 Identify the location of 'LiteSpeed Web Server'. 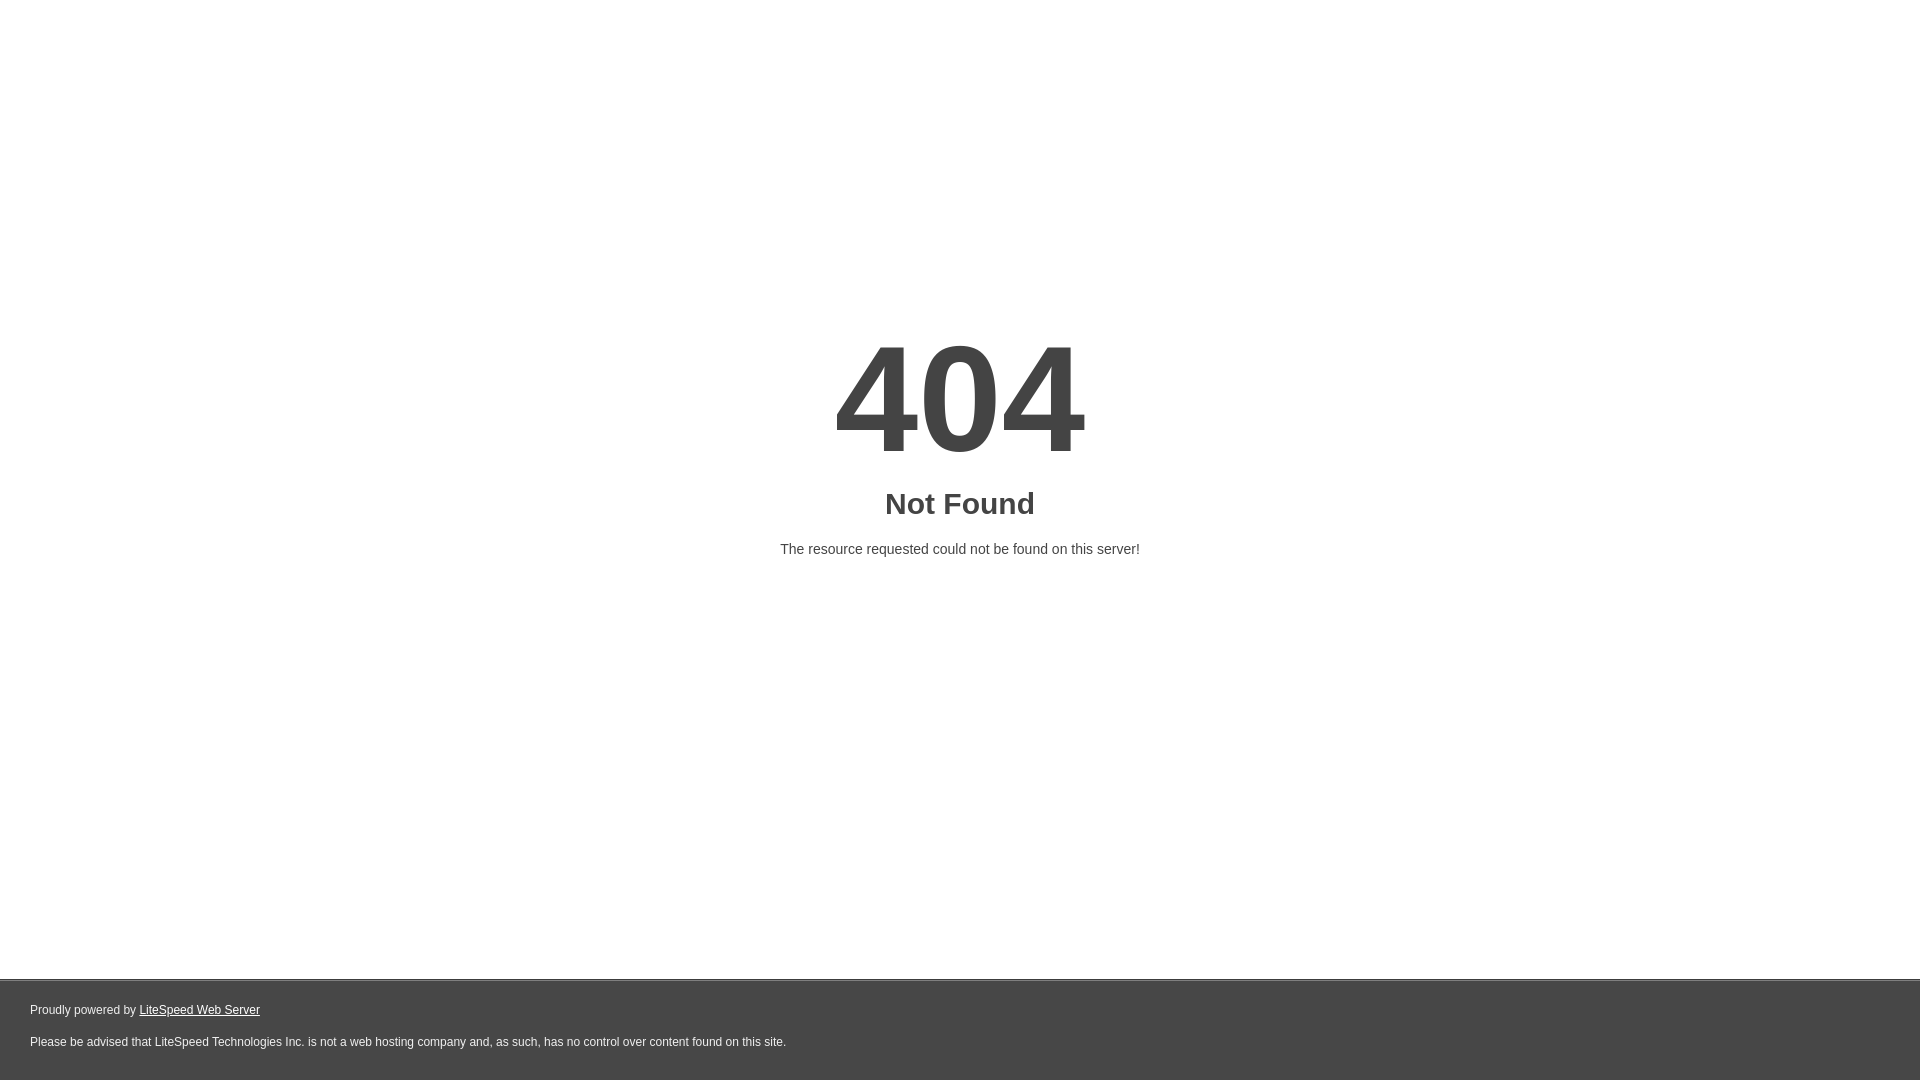
(199, 1010).